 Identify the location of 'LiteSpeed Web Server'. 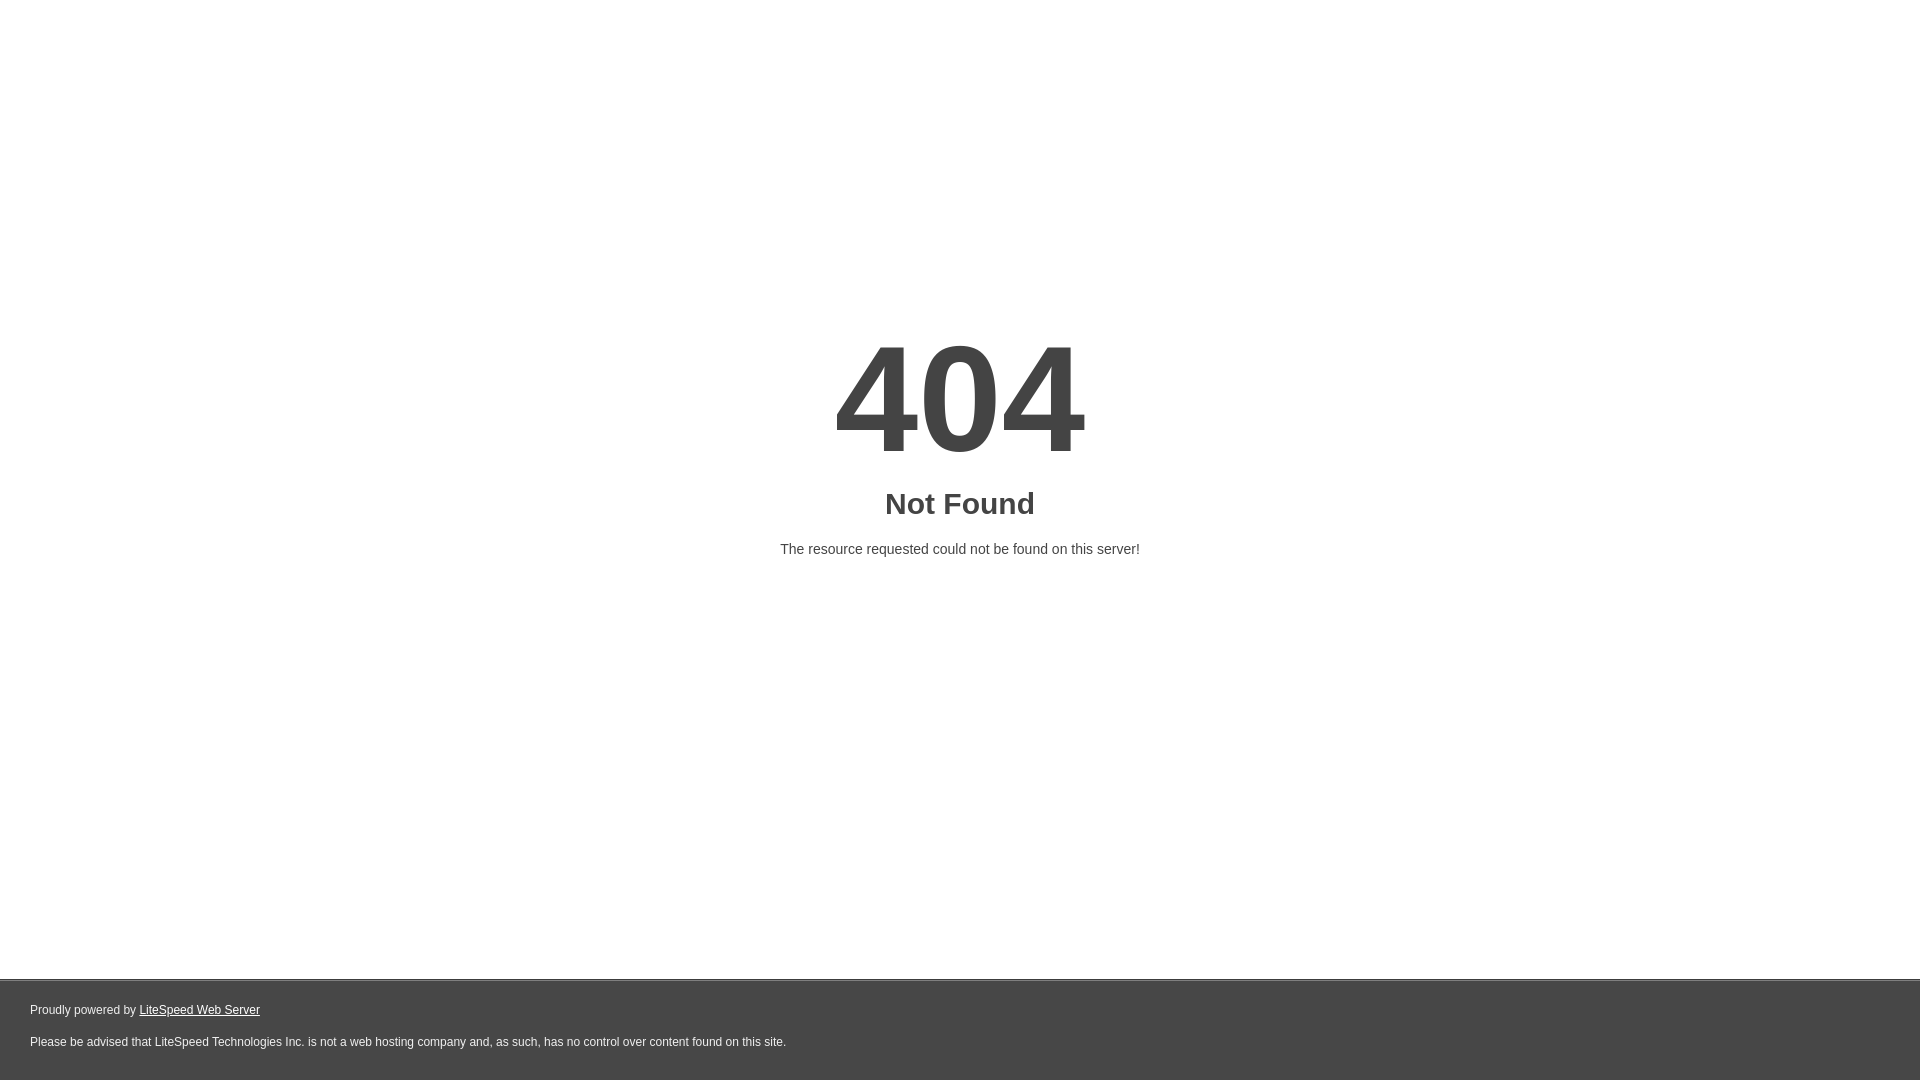
(199, 1010).